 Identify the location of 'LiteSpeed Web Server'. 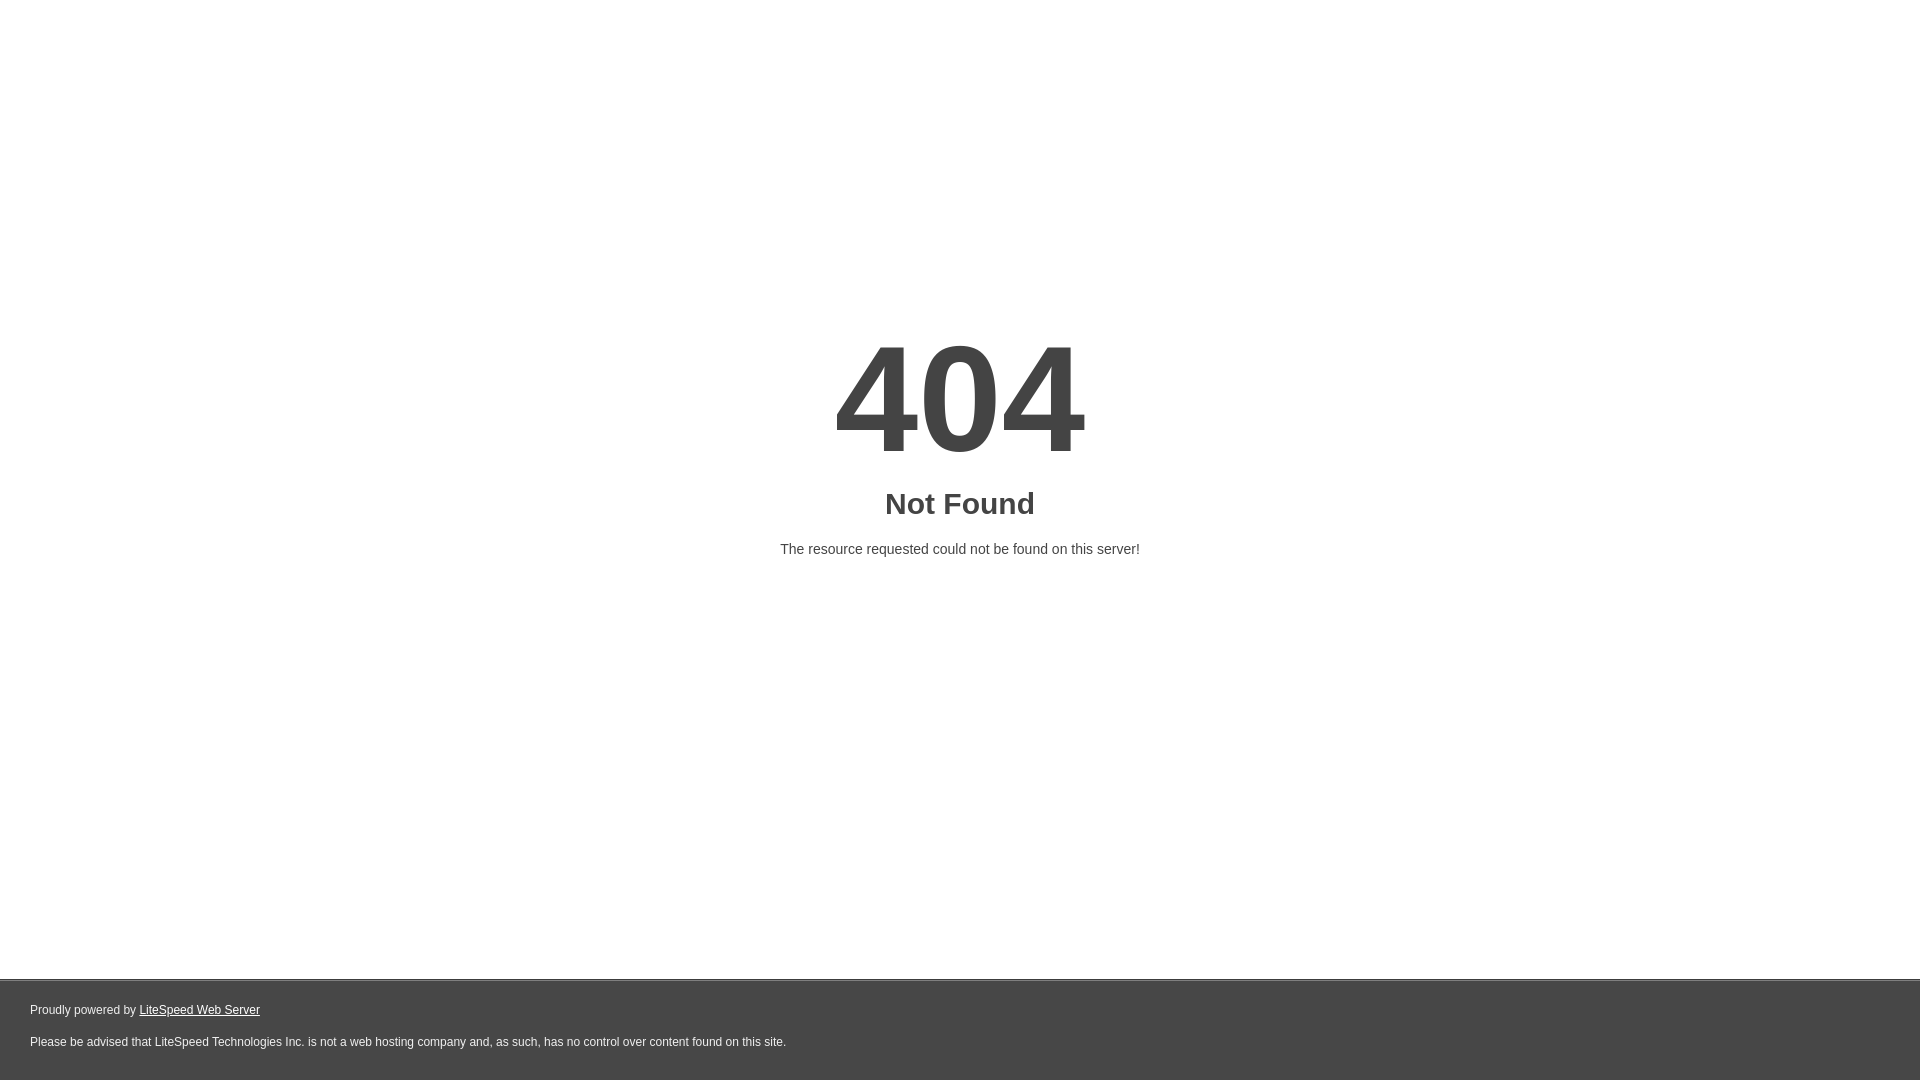
(199, 1010).